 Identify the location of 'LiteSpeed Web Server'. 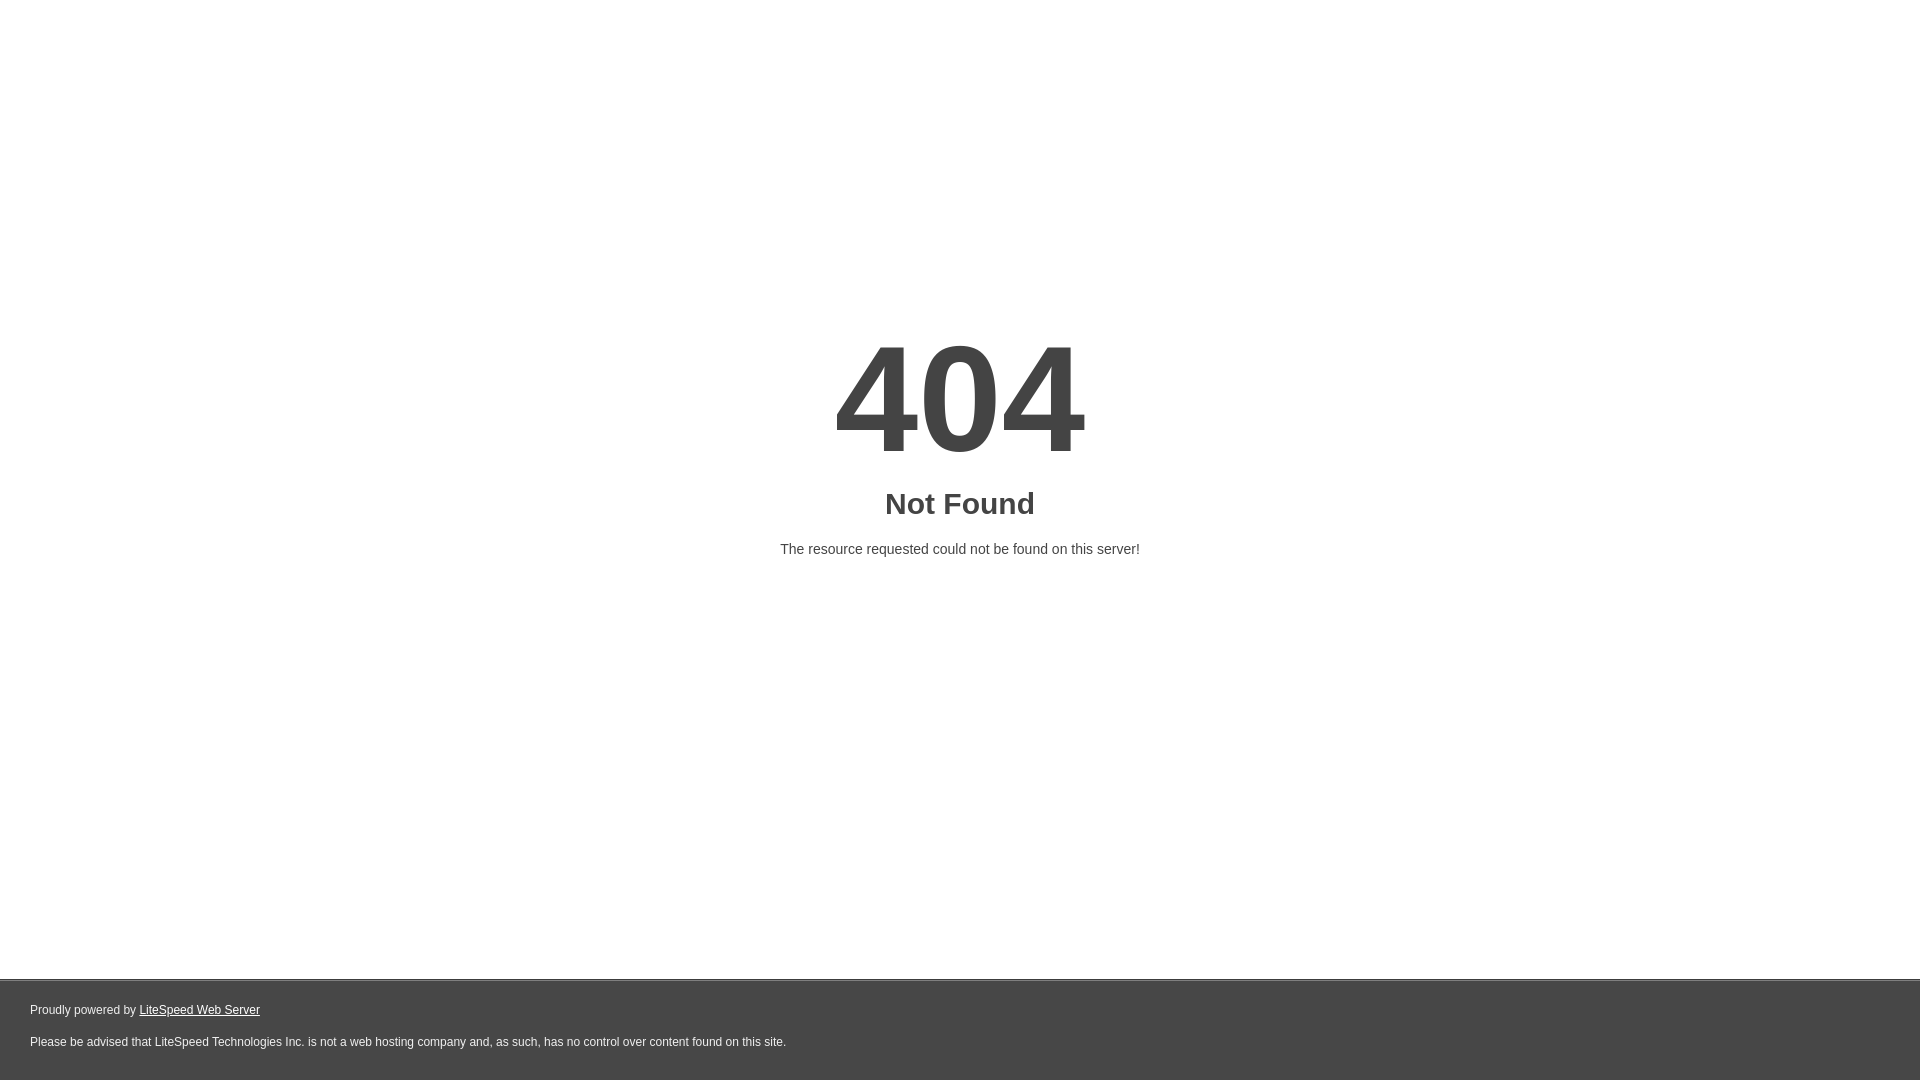
(199, 1010).